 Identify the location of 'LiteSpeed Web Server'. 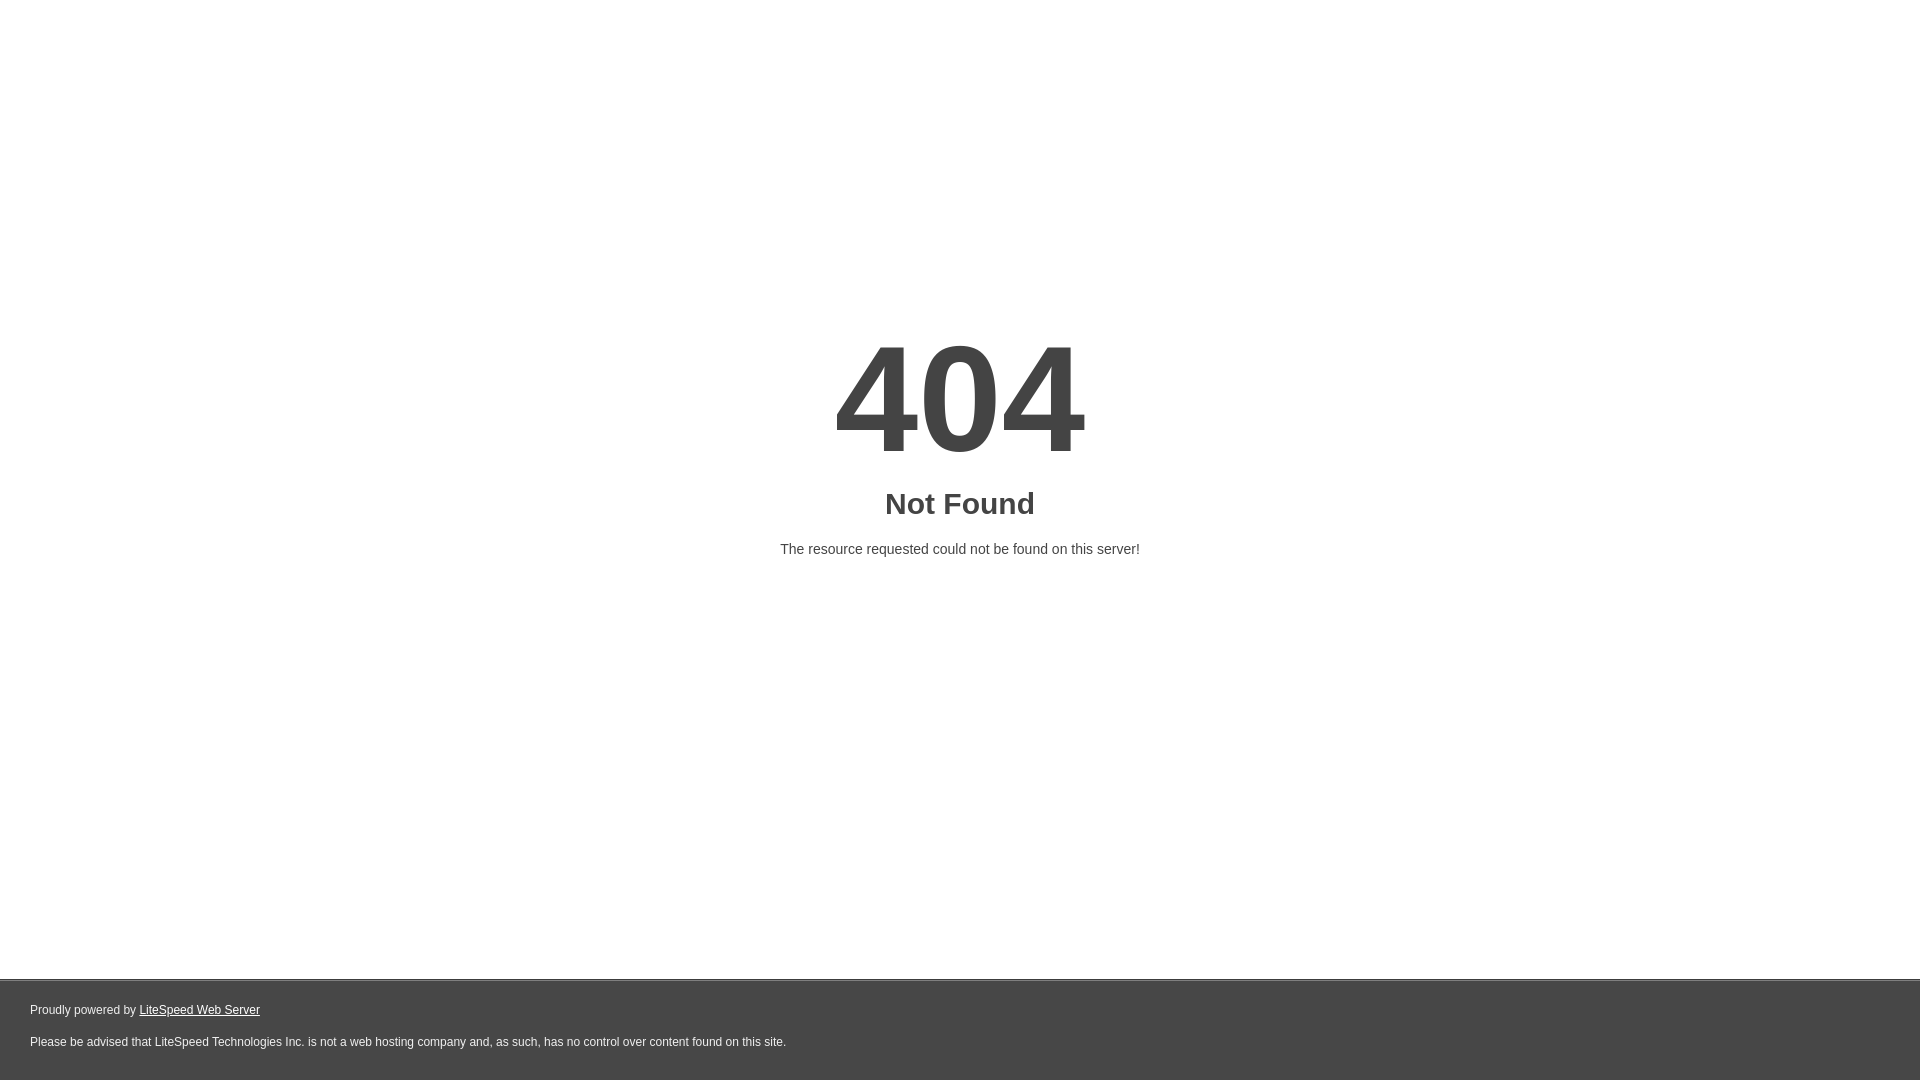
(199, 1010).